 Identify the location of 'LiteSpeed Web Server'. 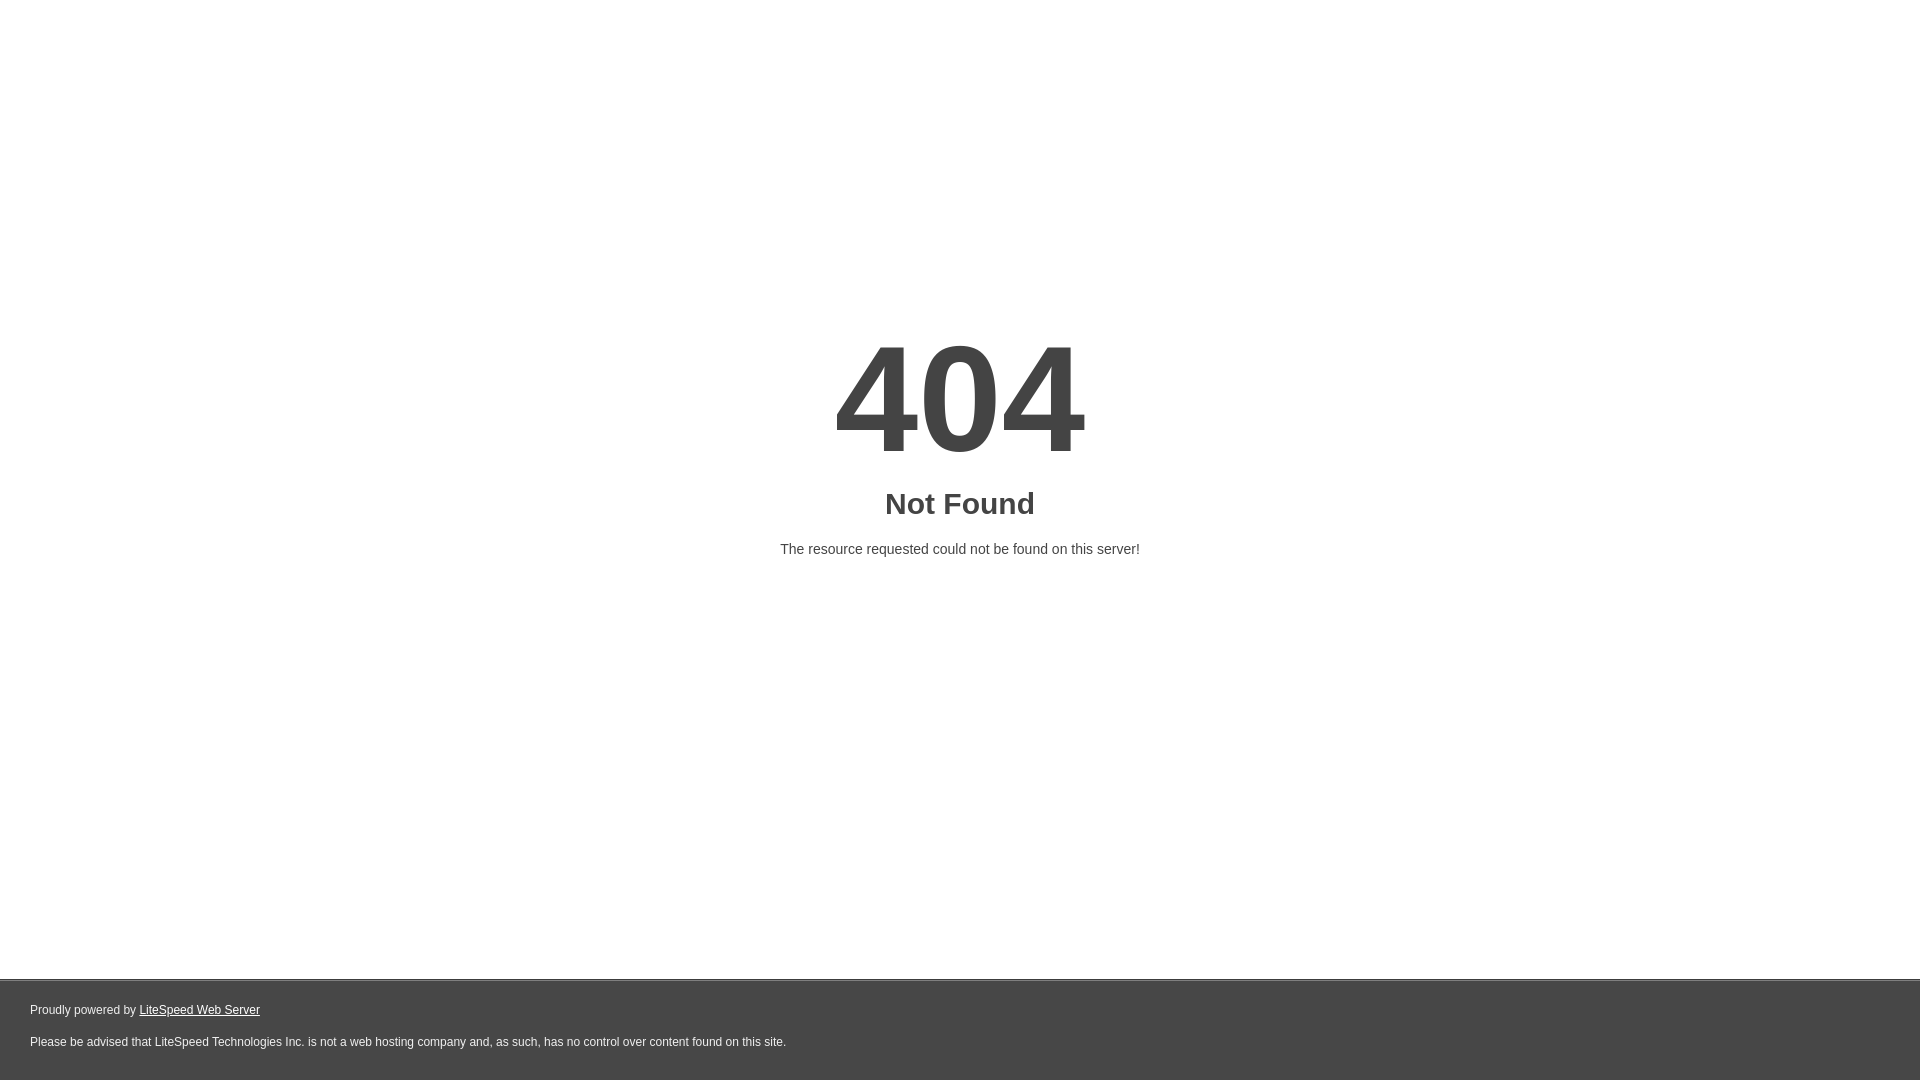
(199, 1010).